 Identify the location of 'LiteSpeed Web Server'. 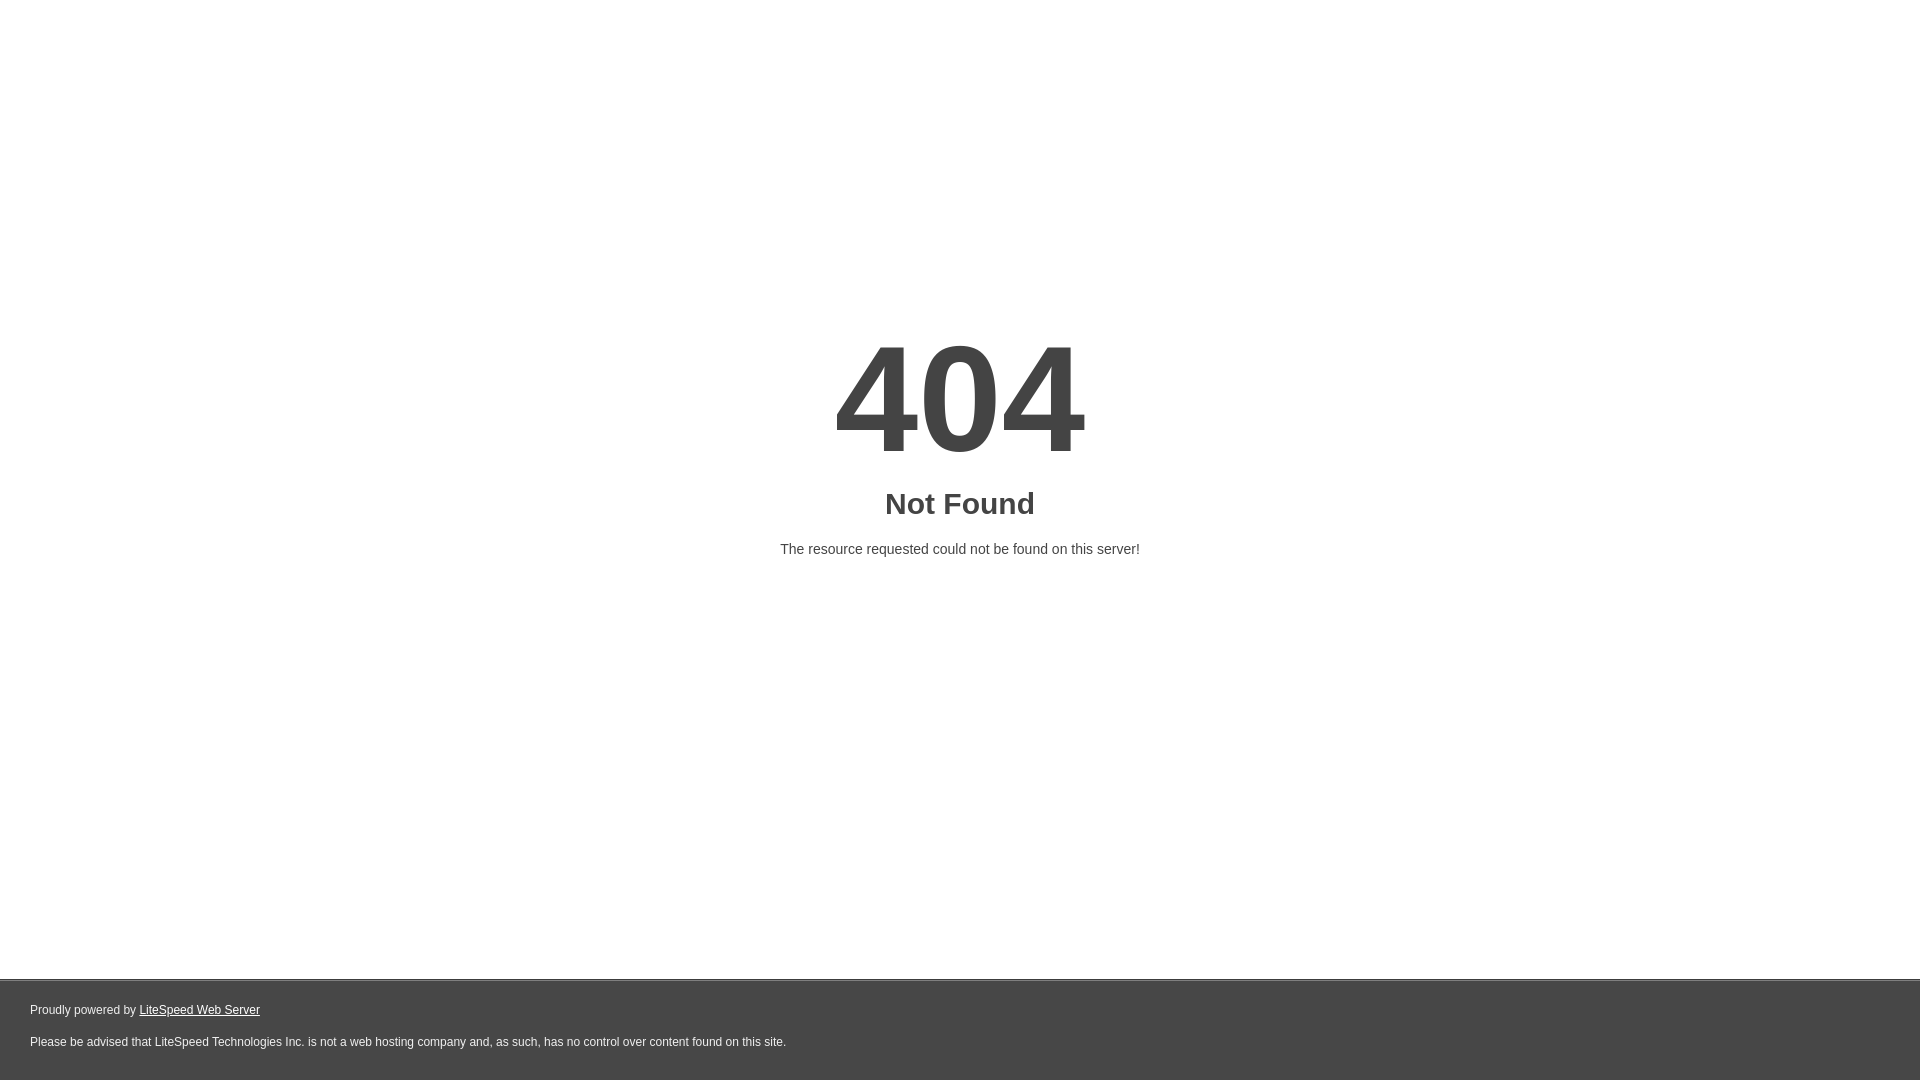
(199, 1010).